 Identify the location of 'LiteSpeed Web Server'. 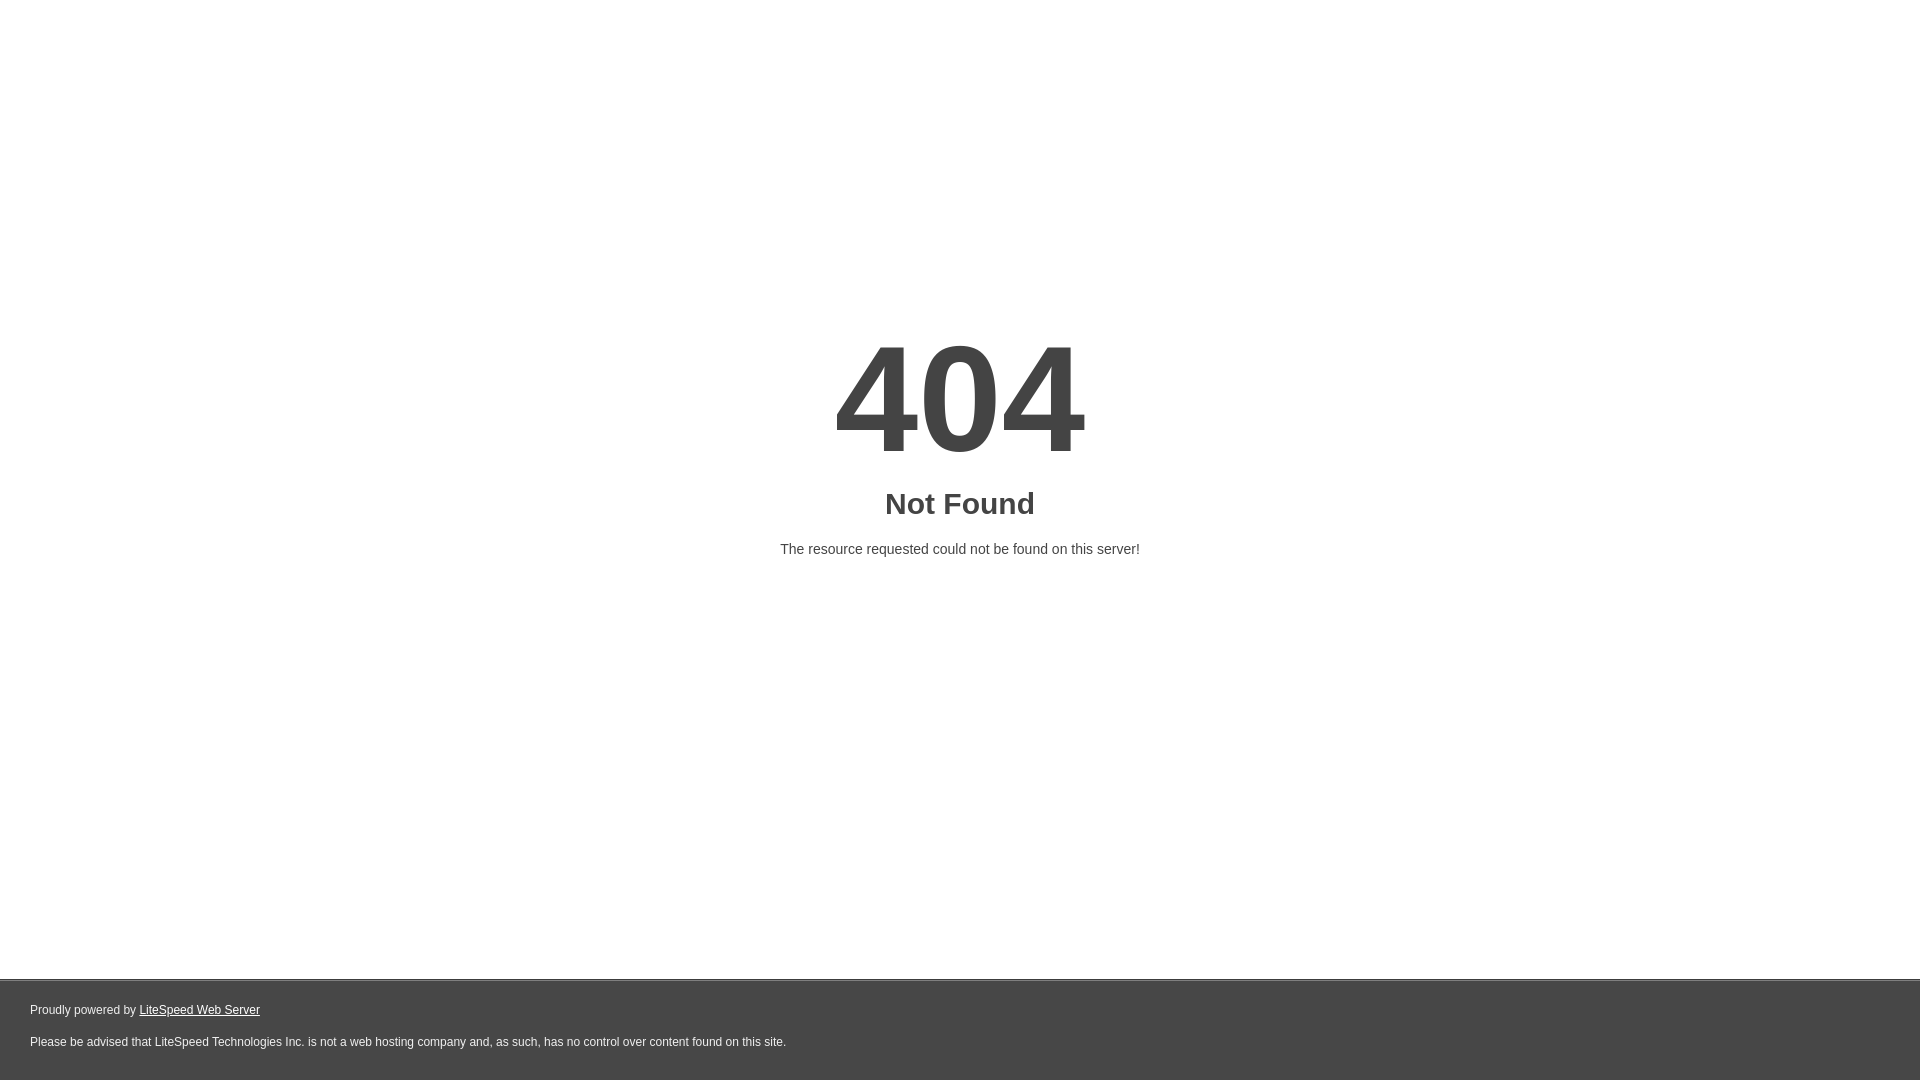
(199, 1010).